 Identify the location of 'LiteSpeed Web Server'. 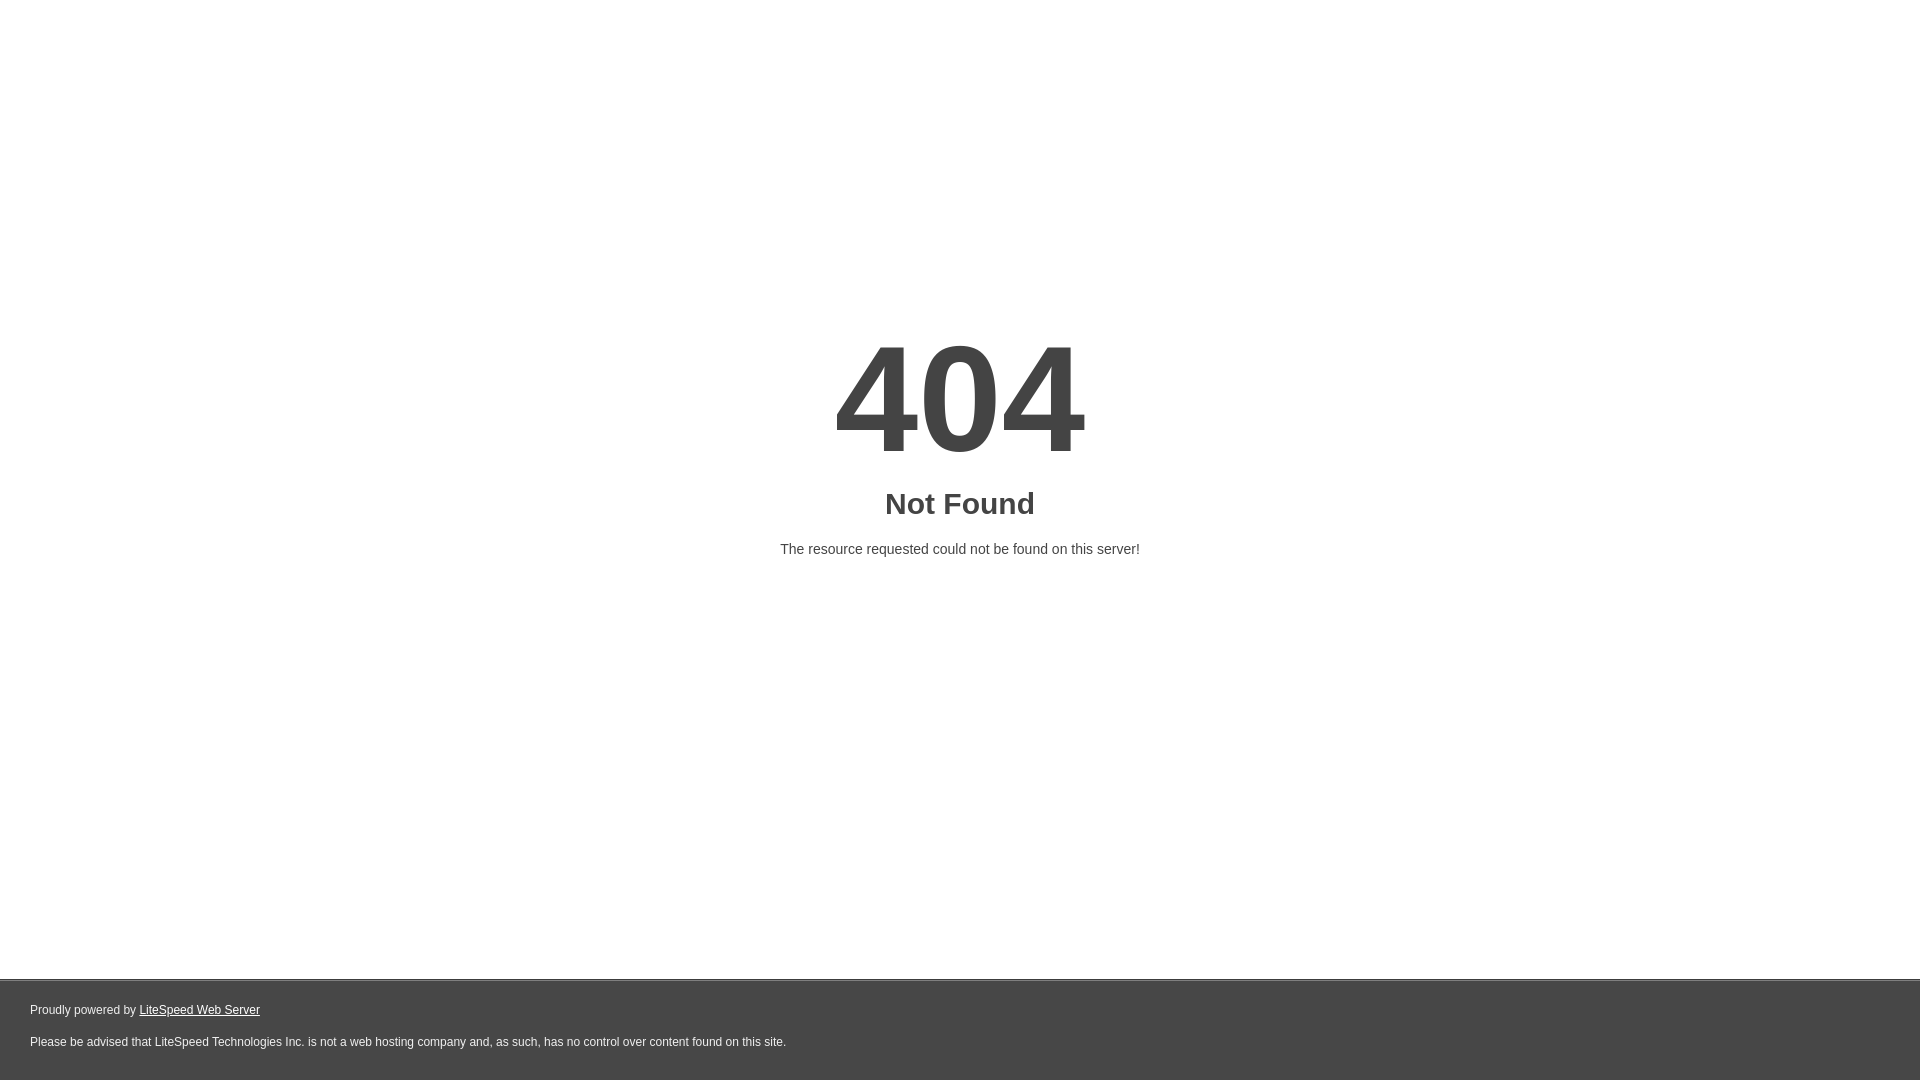
(199, 1010).